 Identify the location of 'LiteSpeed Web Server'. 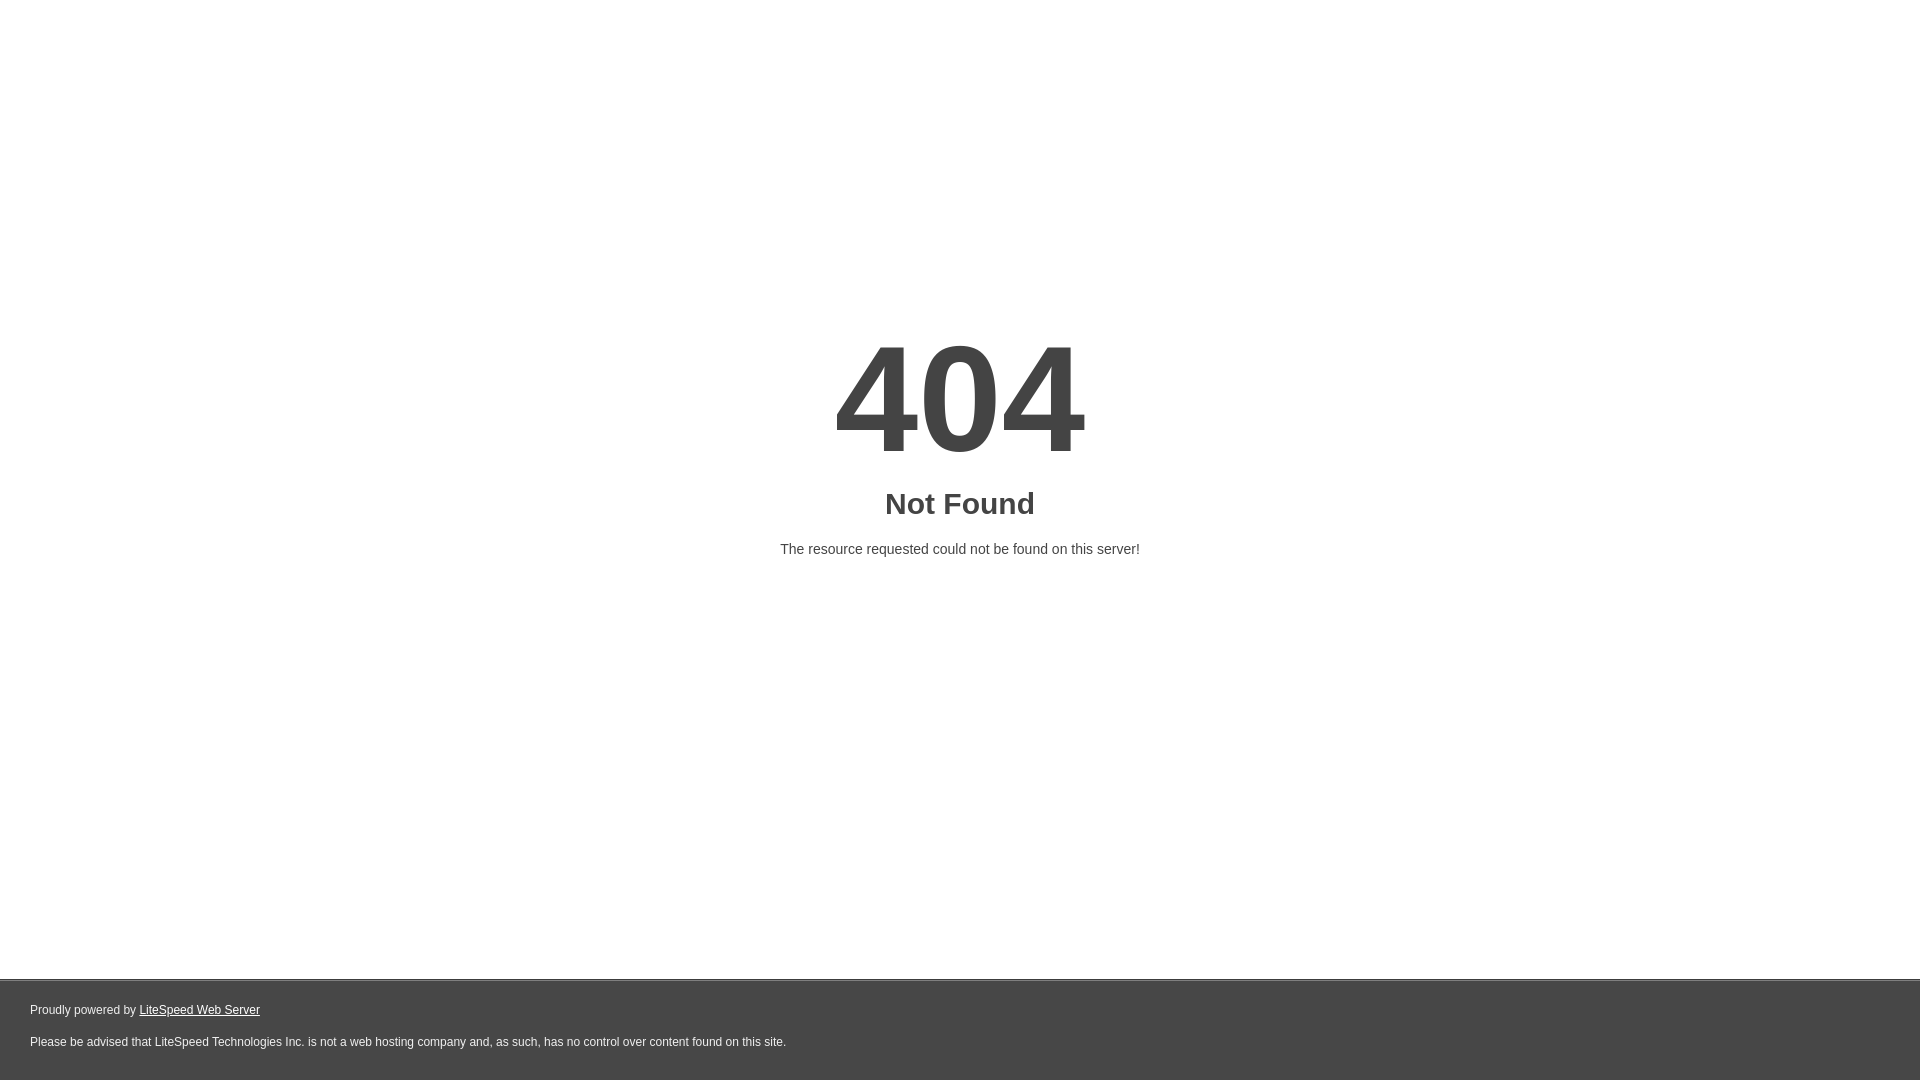
(199, 1010).